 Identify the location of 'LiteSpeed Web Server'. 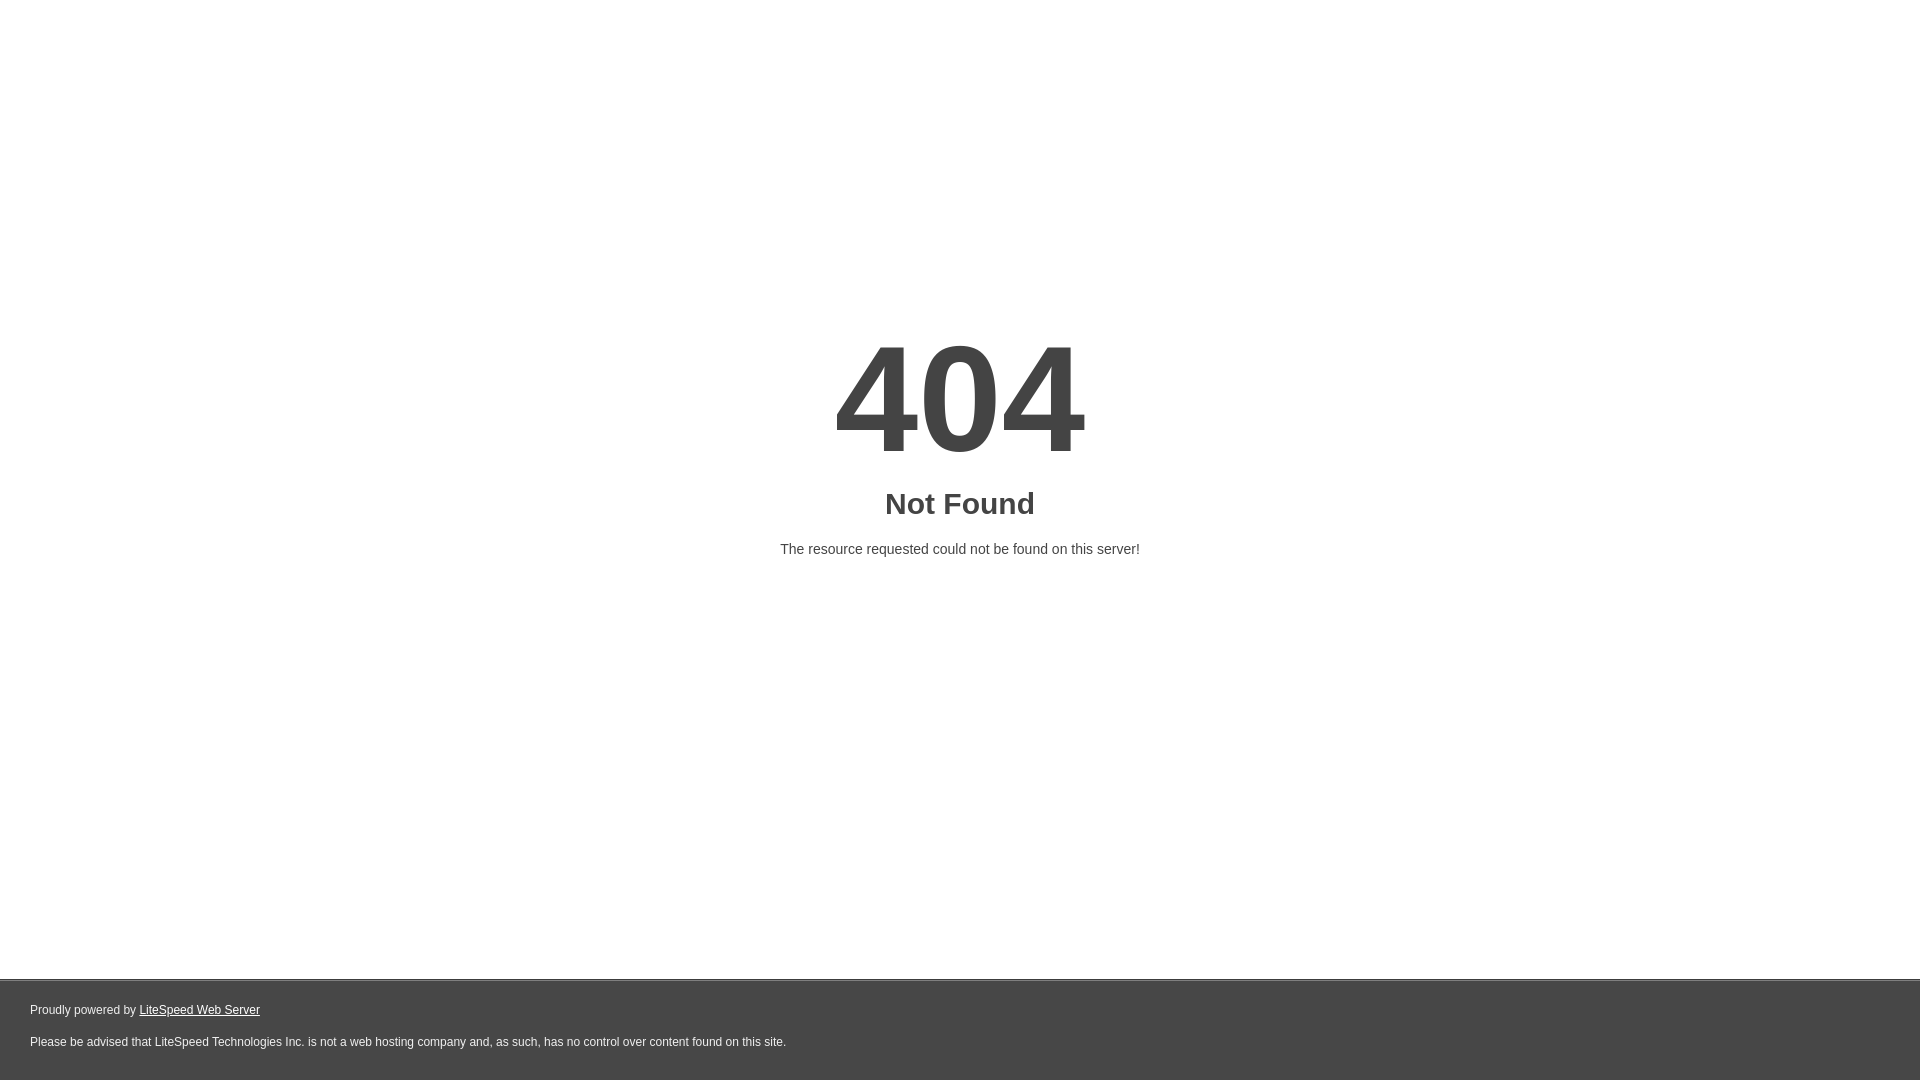
(199, 1010).